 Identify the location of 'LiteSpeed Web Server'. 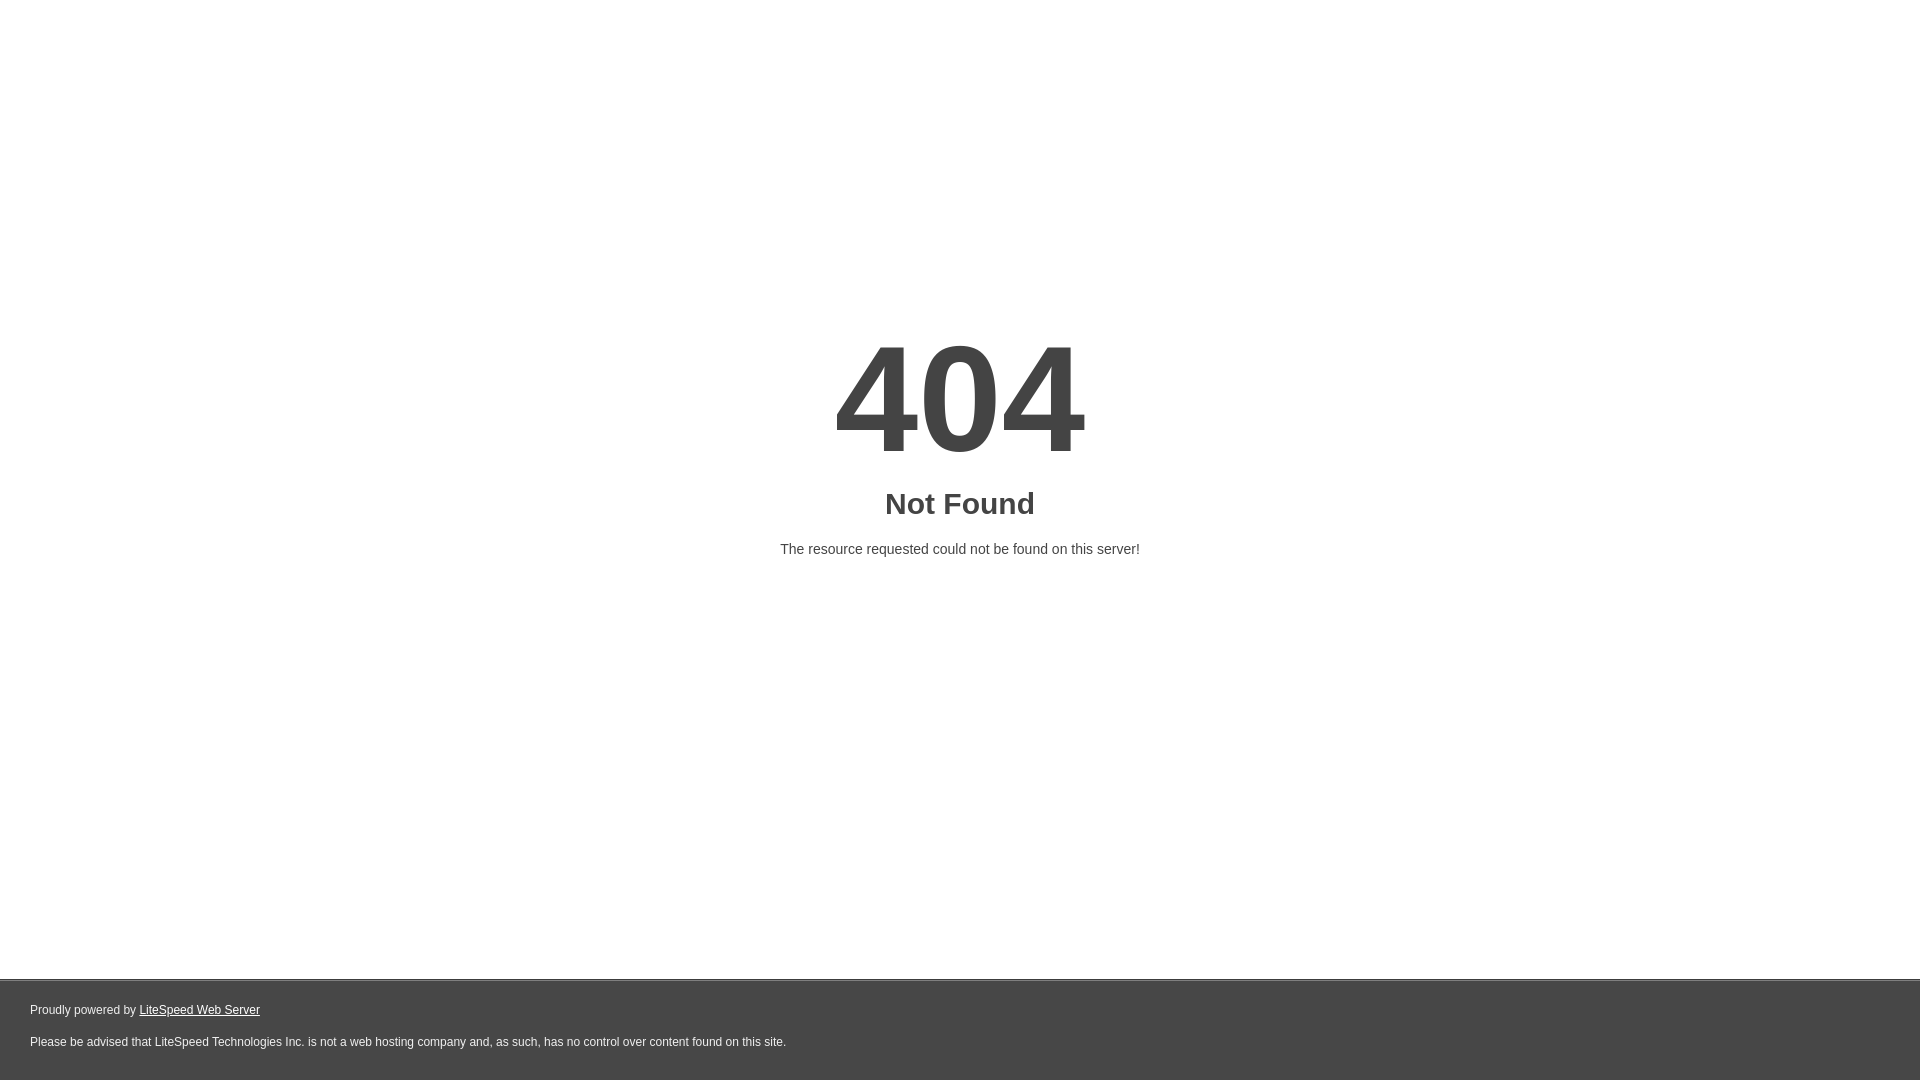
(199, 1010).